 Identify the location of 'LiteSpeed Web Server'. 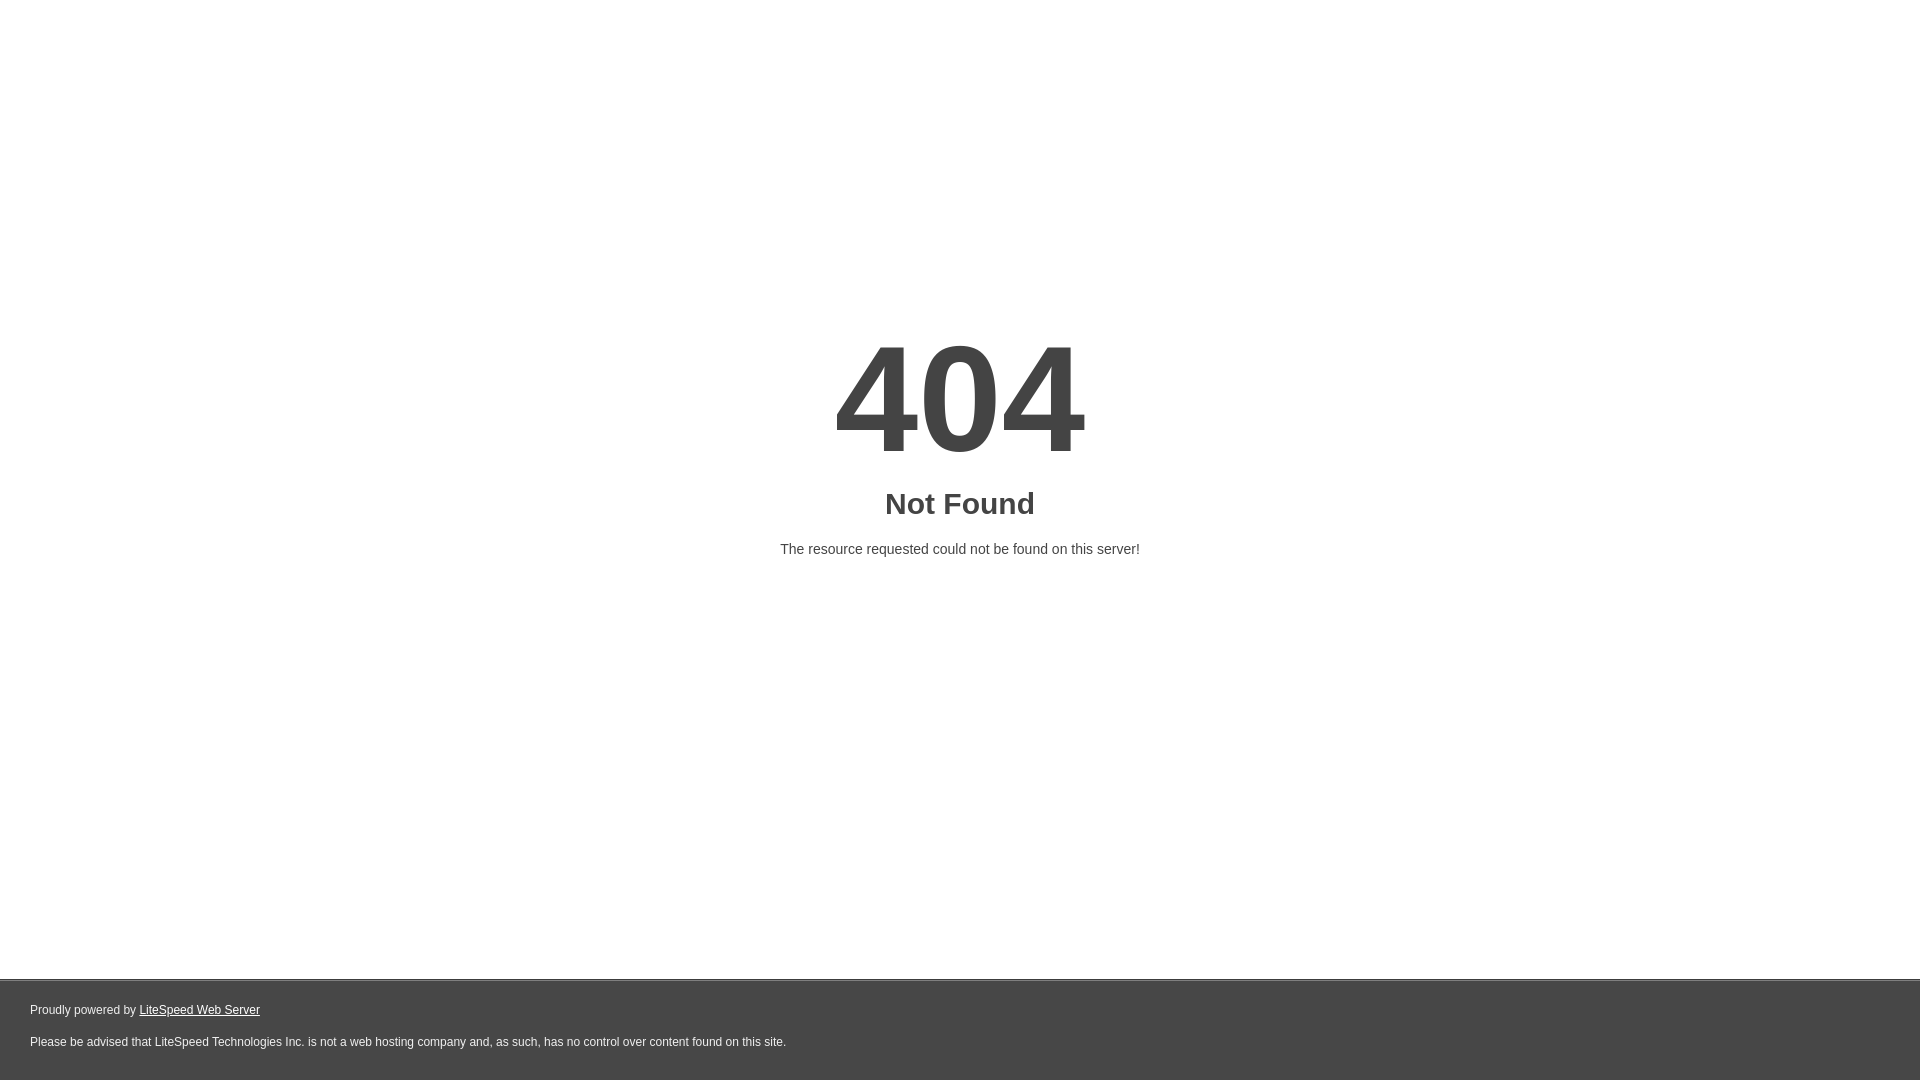
(199, 1010).